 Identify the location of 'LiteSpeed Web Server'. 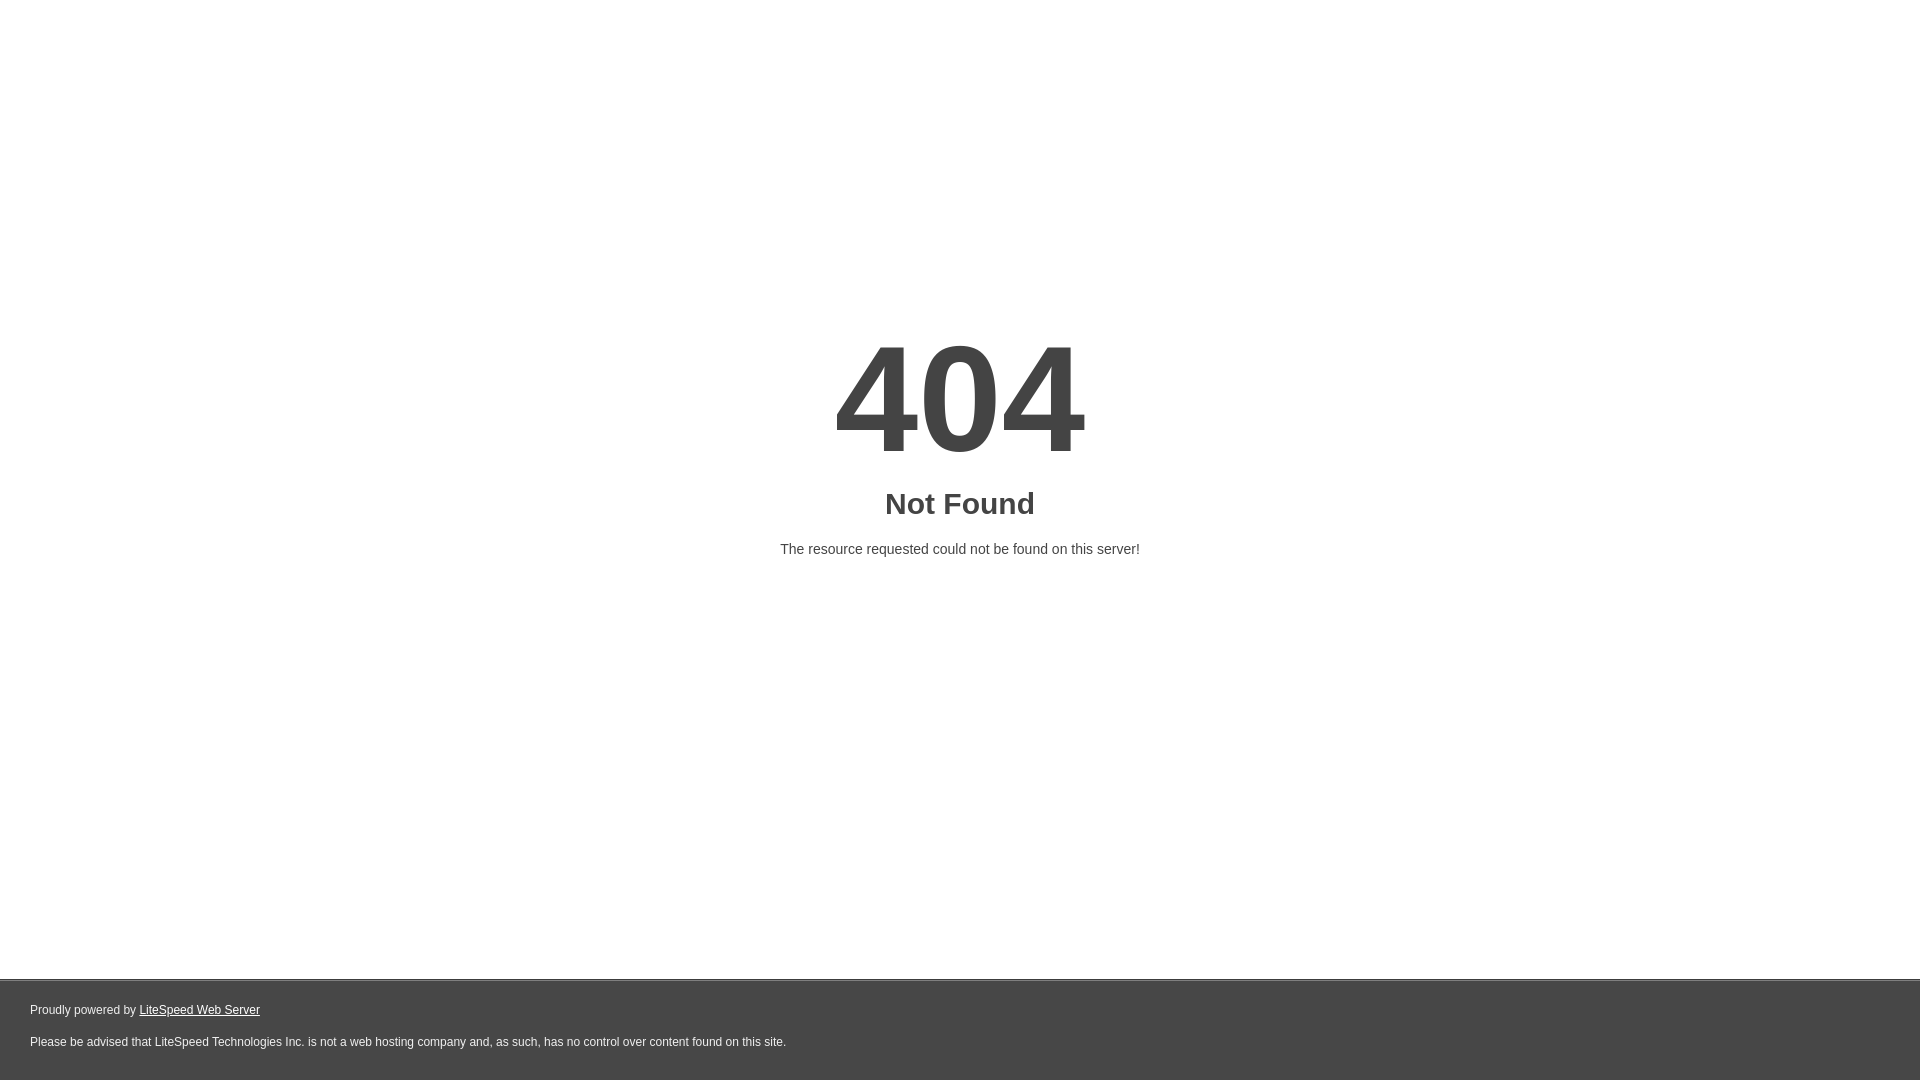
(199, 1010).